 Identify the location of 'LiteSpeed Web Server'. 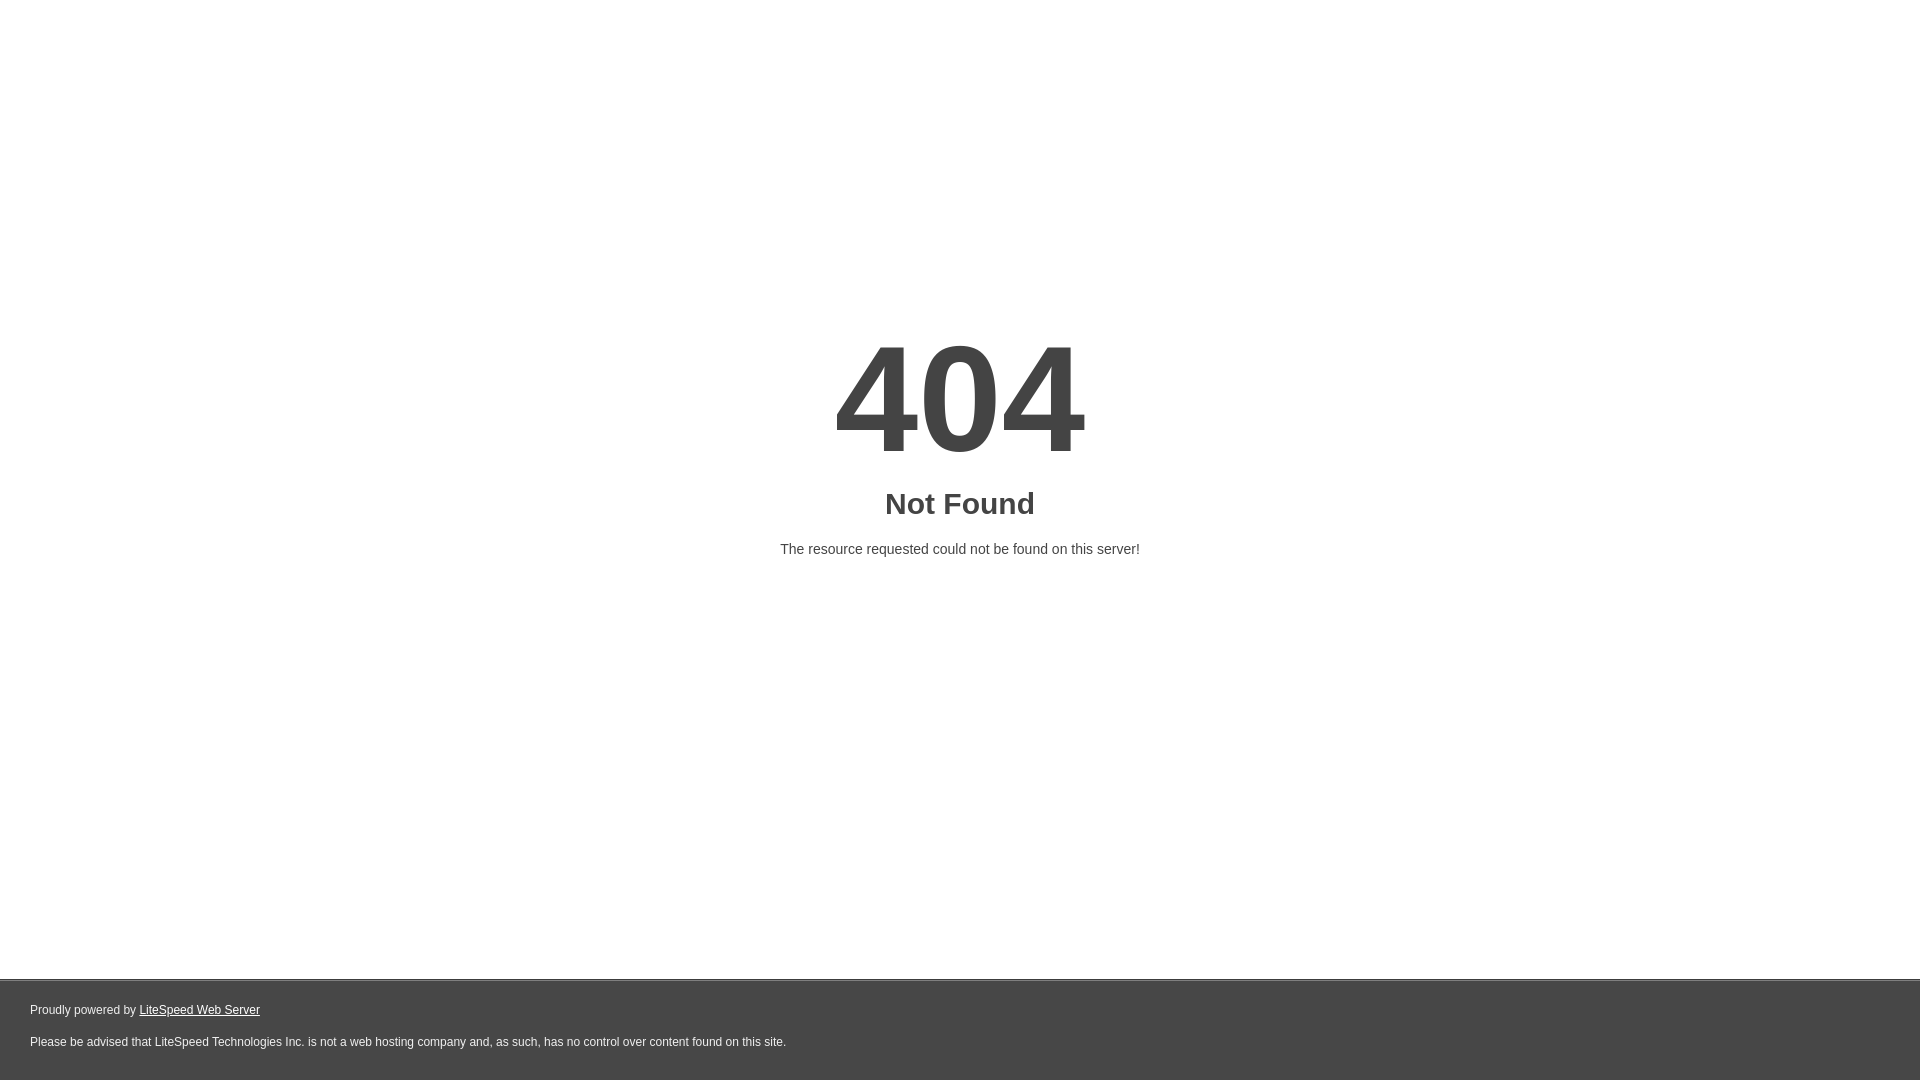
(199, 1010).